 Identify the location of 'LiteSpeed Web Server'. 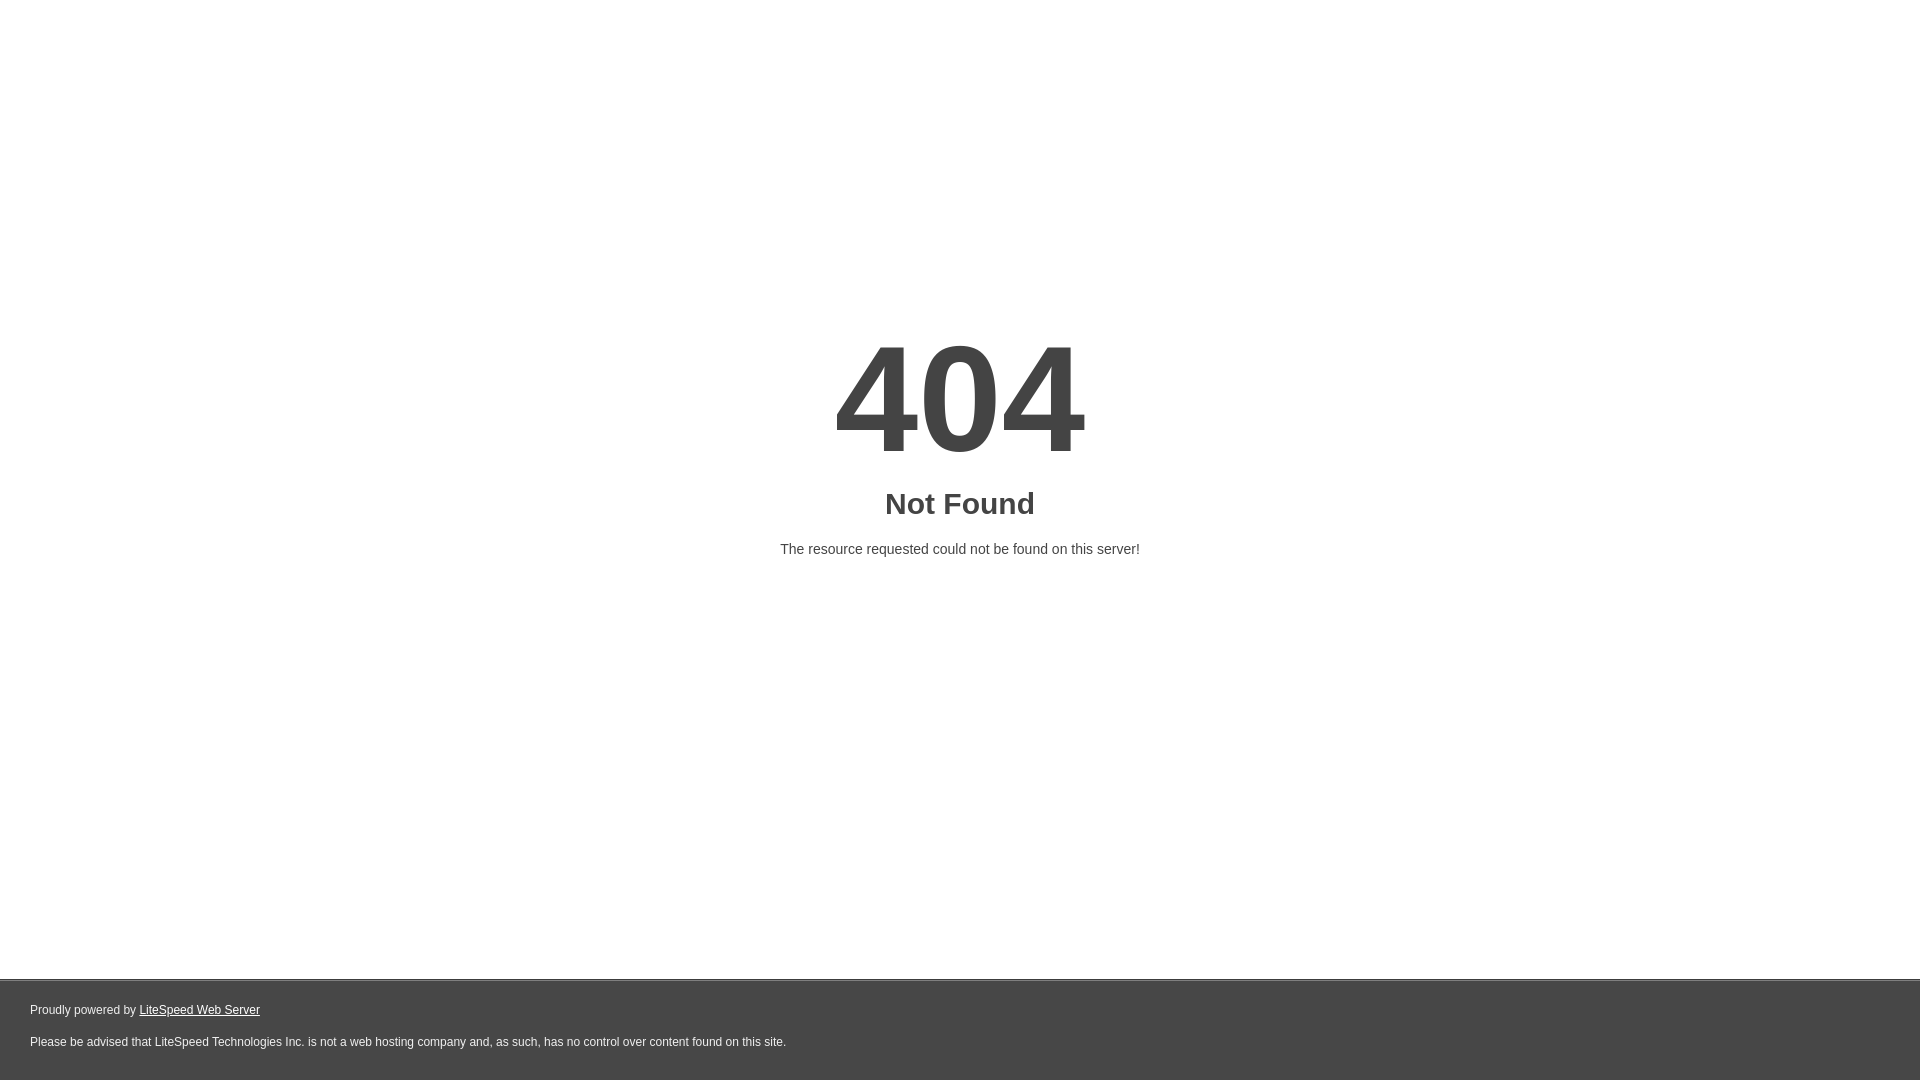
(199, 1010).